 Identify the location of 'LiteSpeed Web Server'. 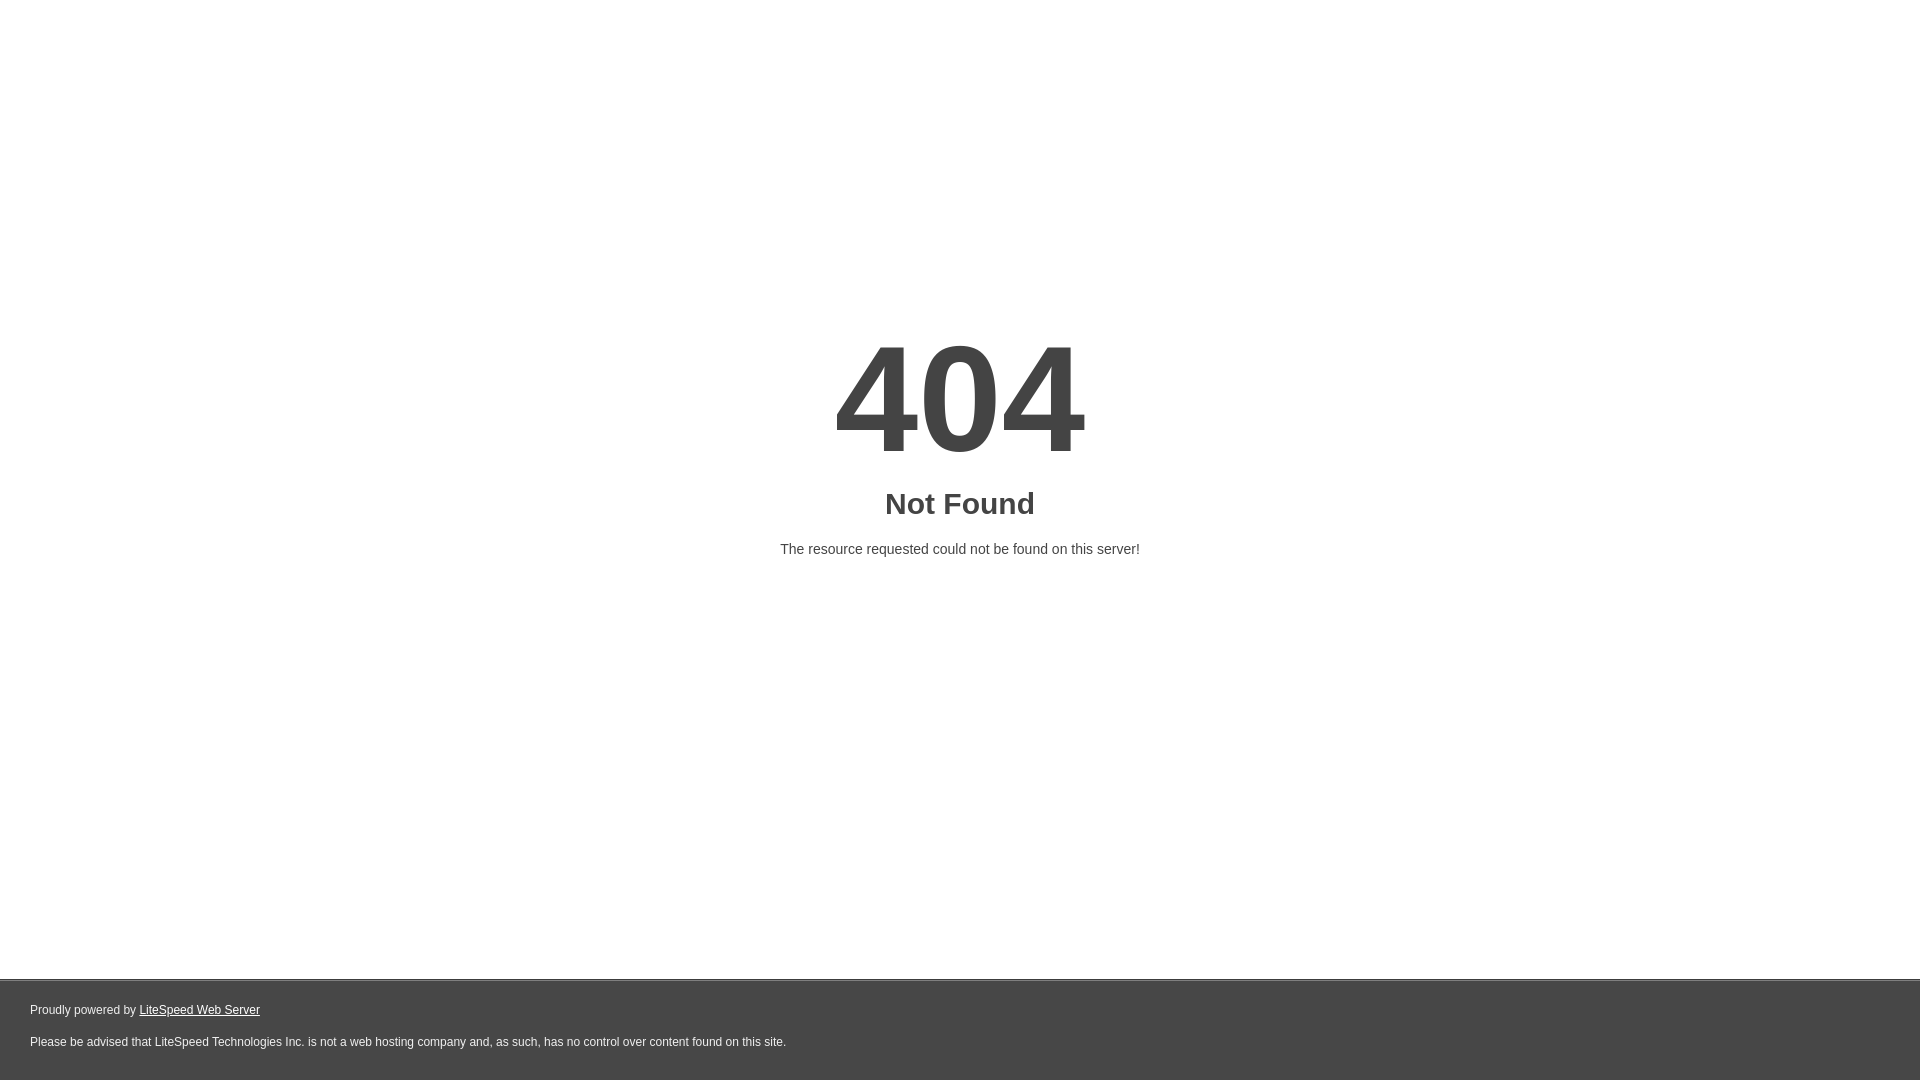
(199, 1010).